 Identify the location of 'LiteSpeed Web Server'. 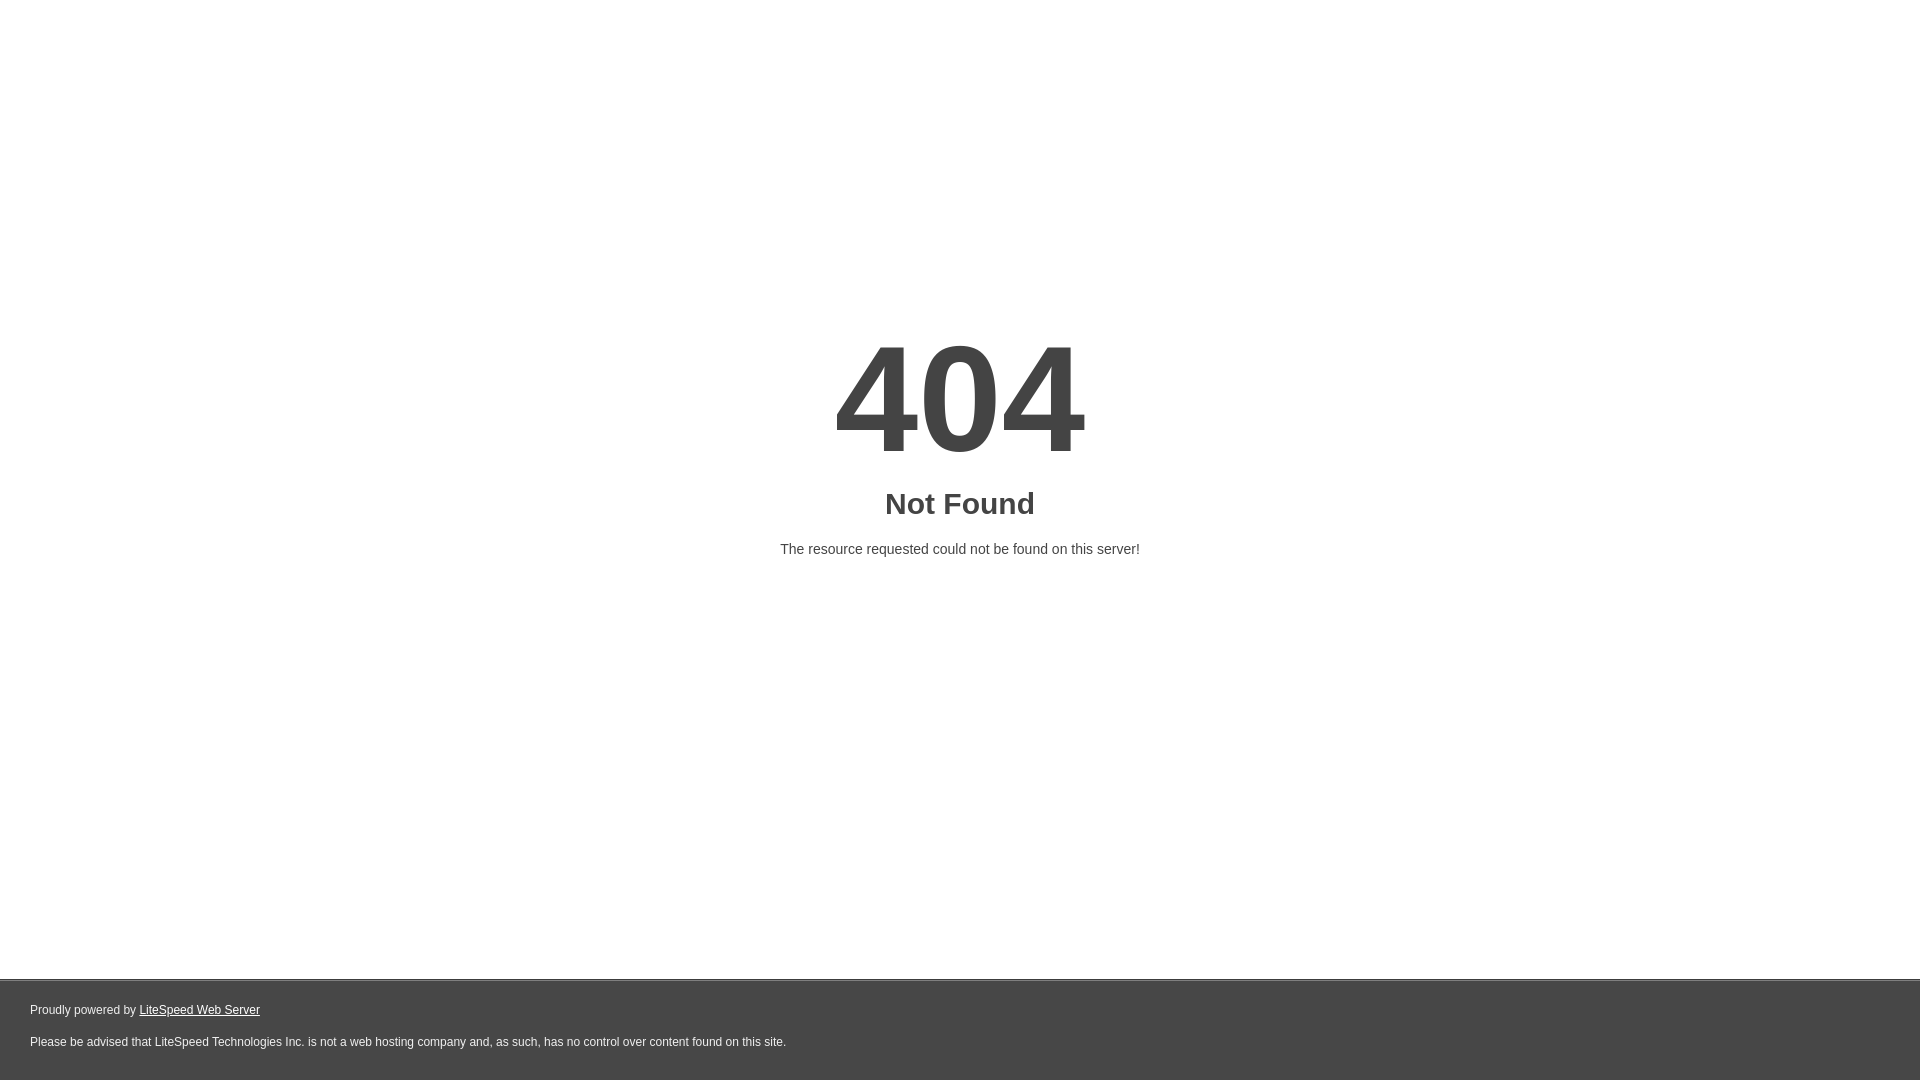
(199, 1010).